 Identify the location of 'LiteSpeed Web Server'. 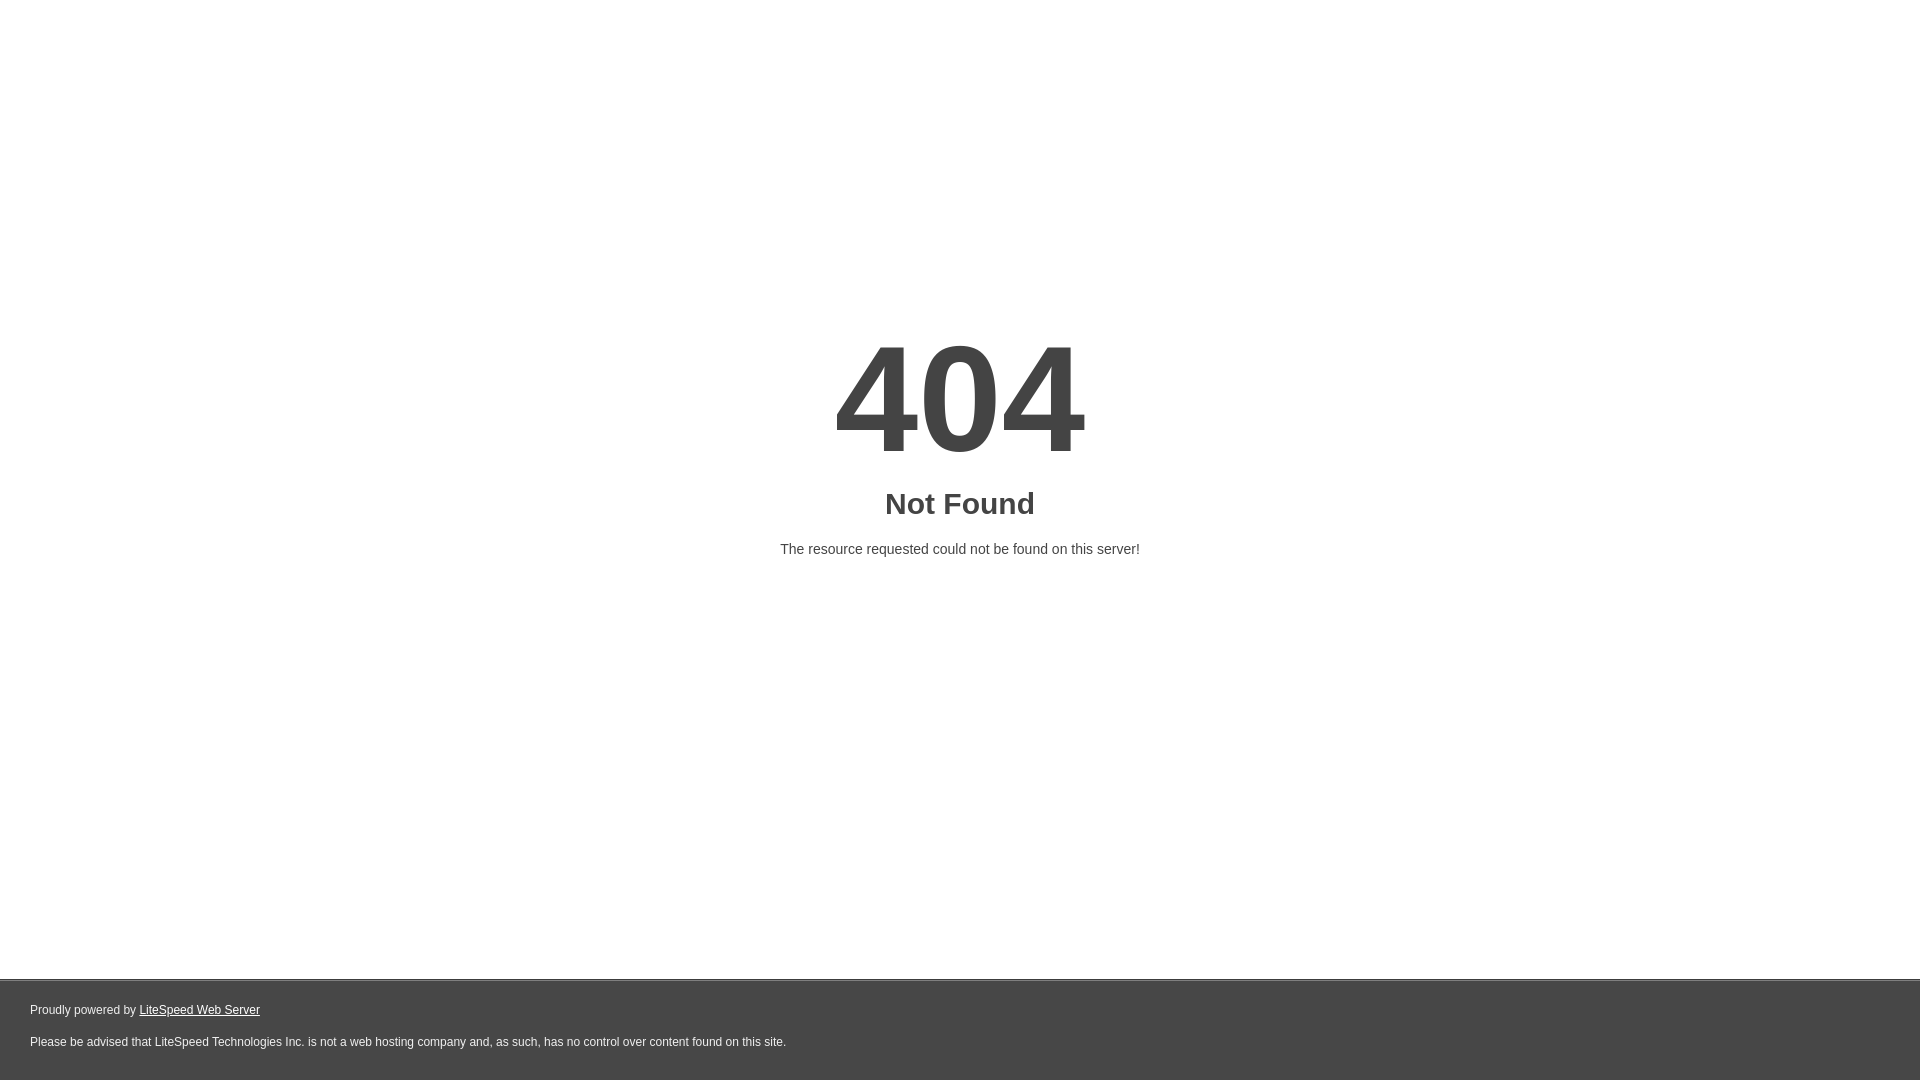
(199, 1010).